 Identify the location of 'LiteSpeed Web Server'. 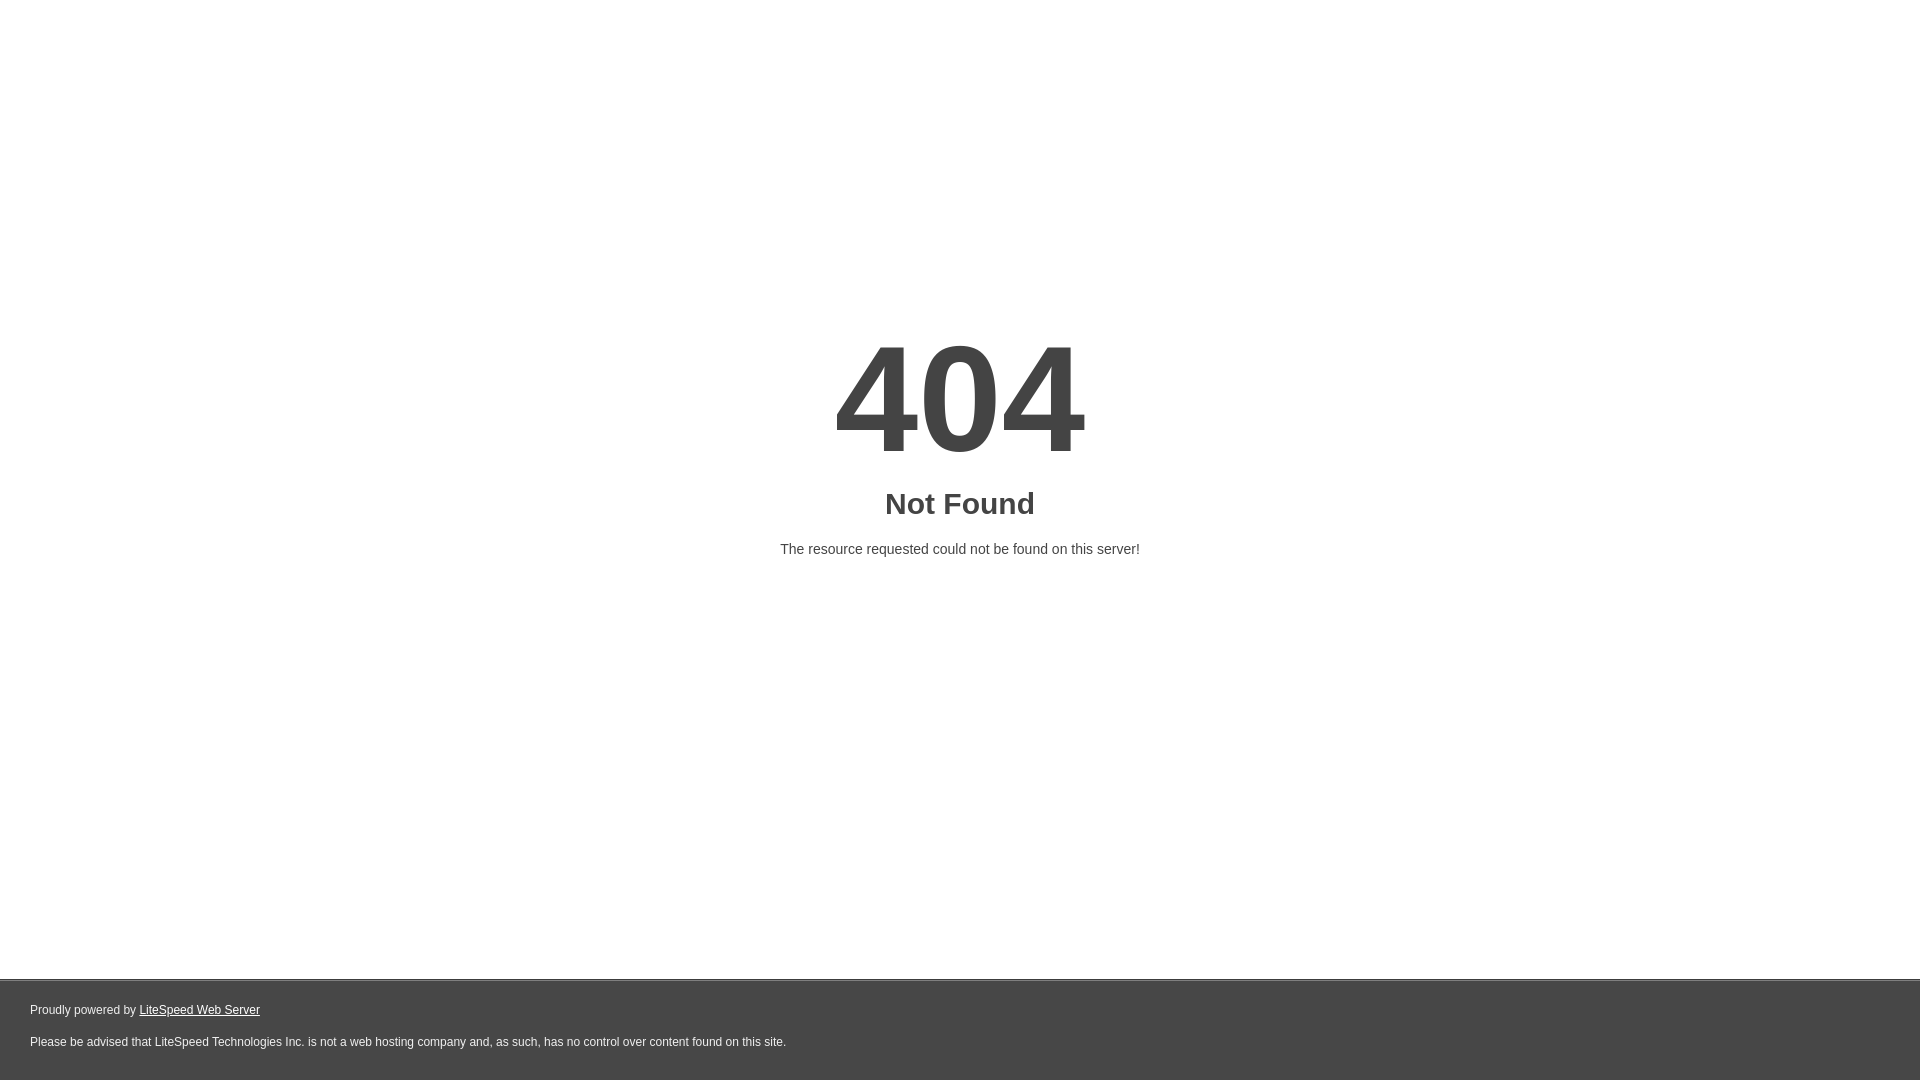
(199, 1010).